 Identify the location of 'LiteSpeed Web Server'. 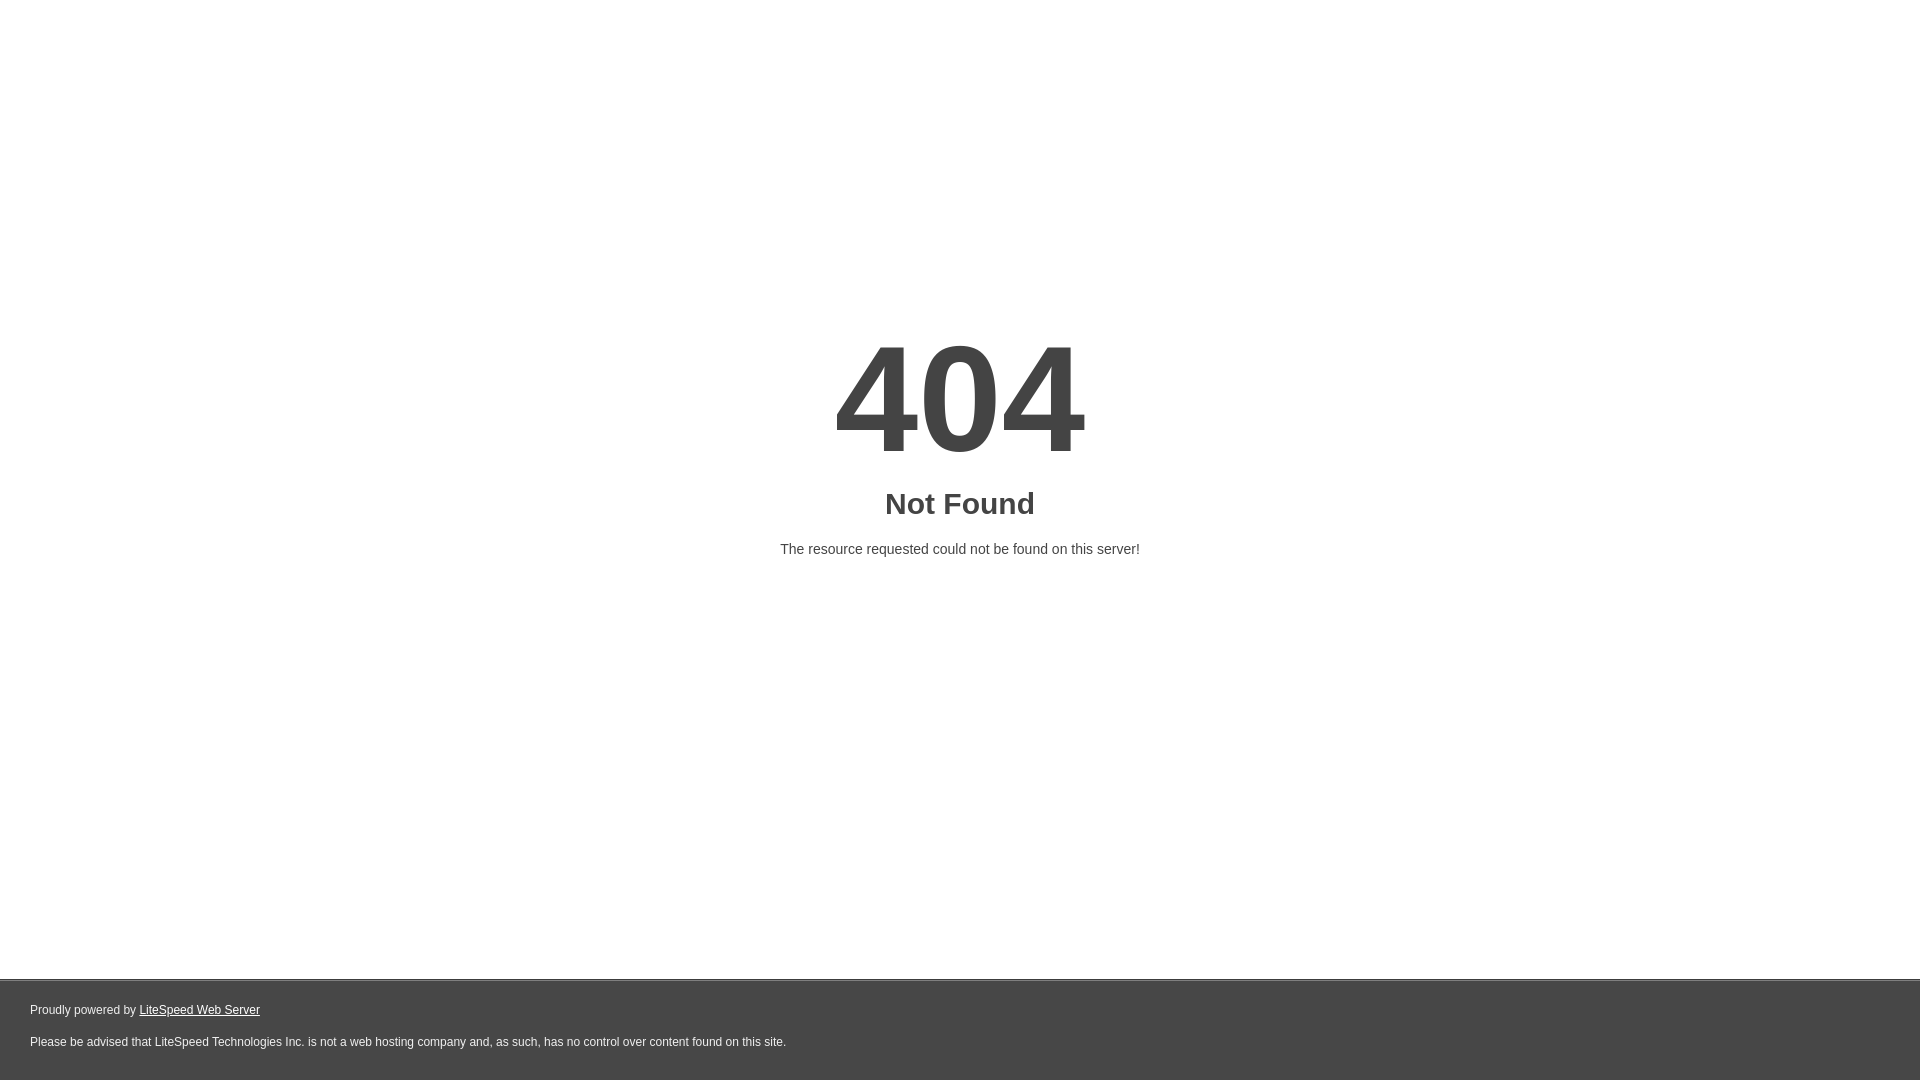
(199, 1010).